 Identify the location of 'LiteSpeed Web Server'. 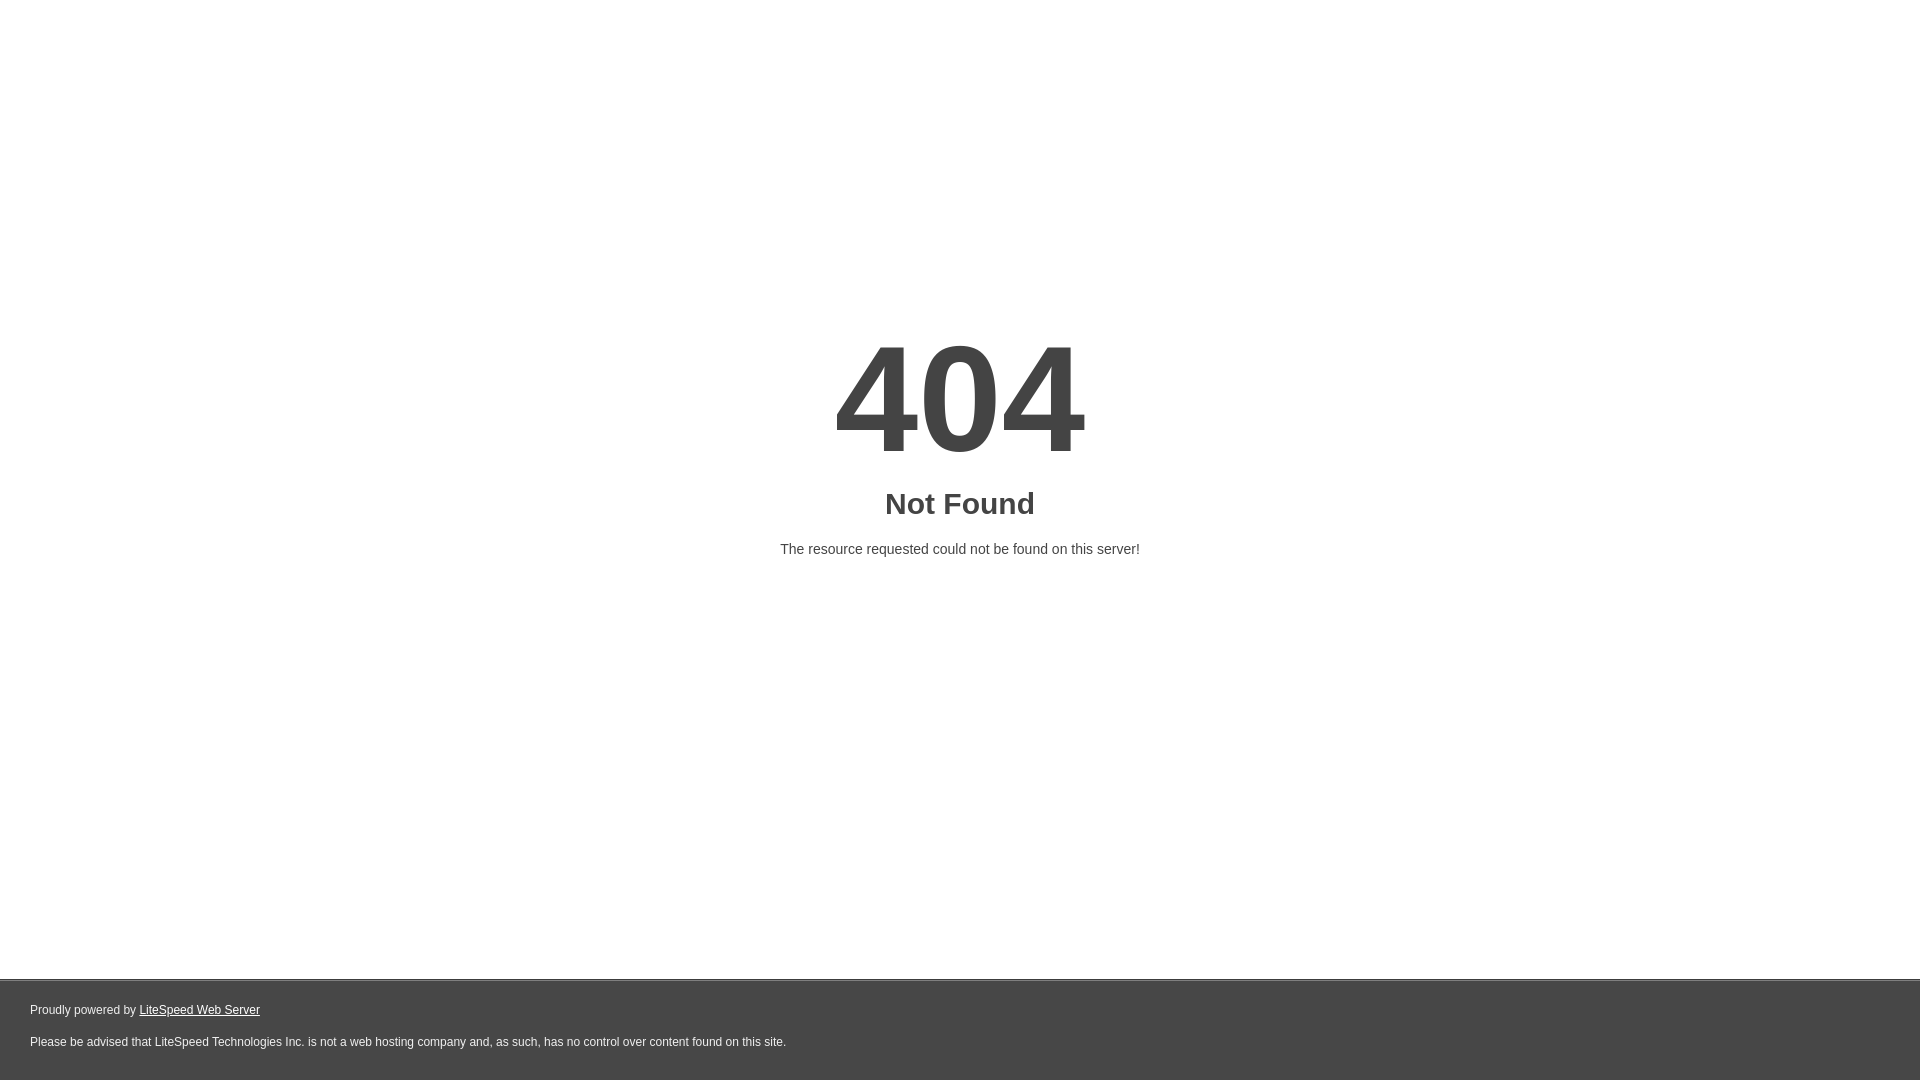
(199, 1010).